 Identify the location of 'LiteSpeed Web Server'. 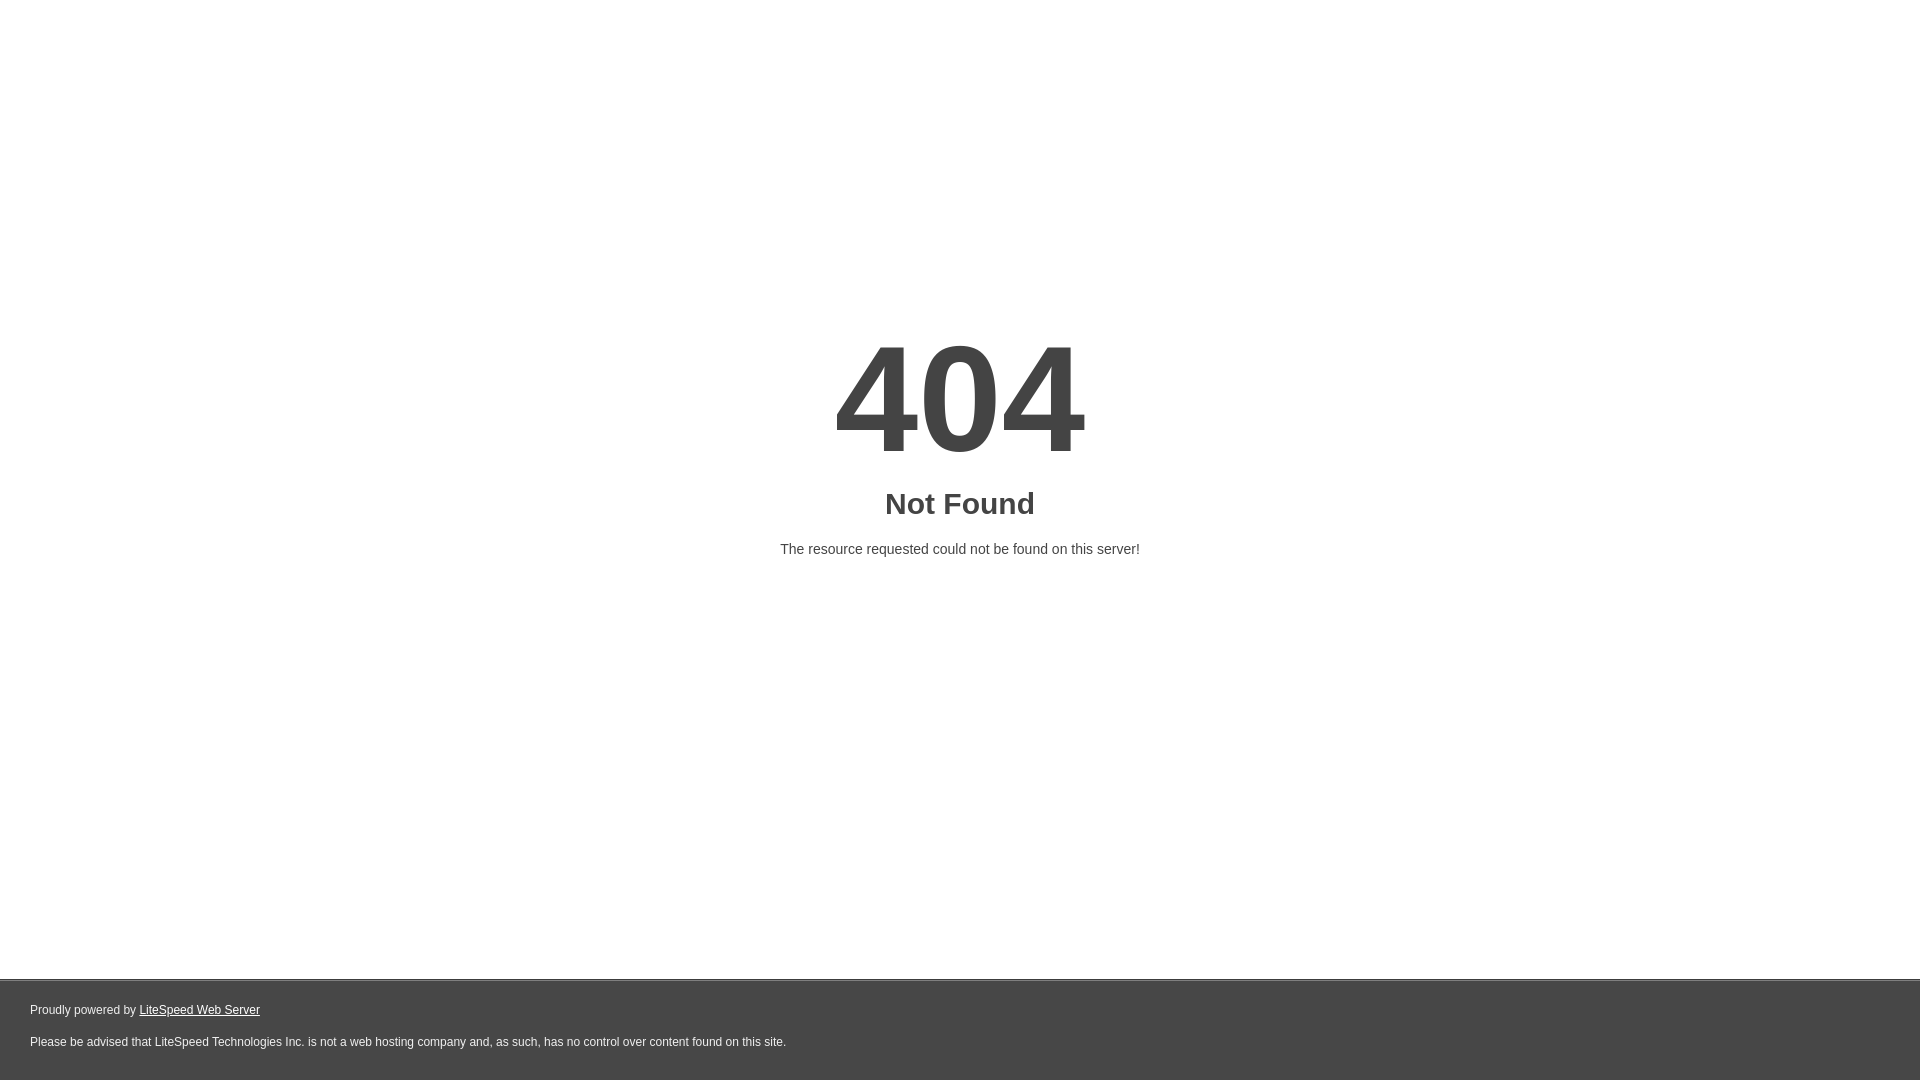
(199, 1010).